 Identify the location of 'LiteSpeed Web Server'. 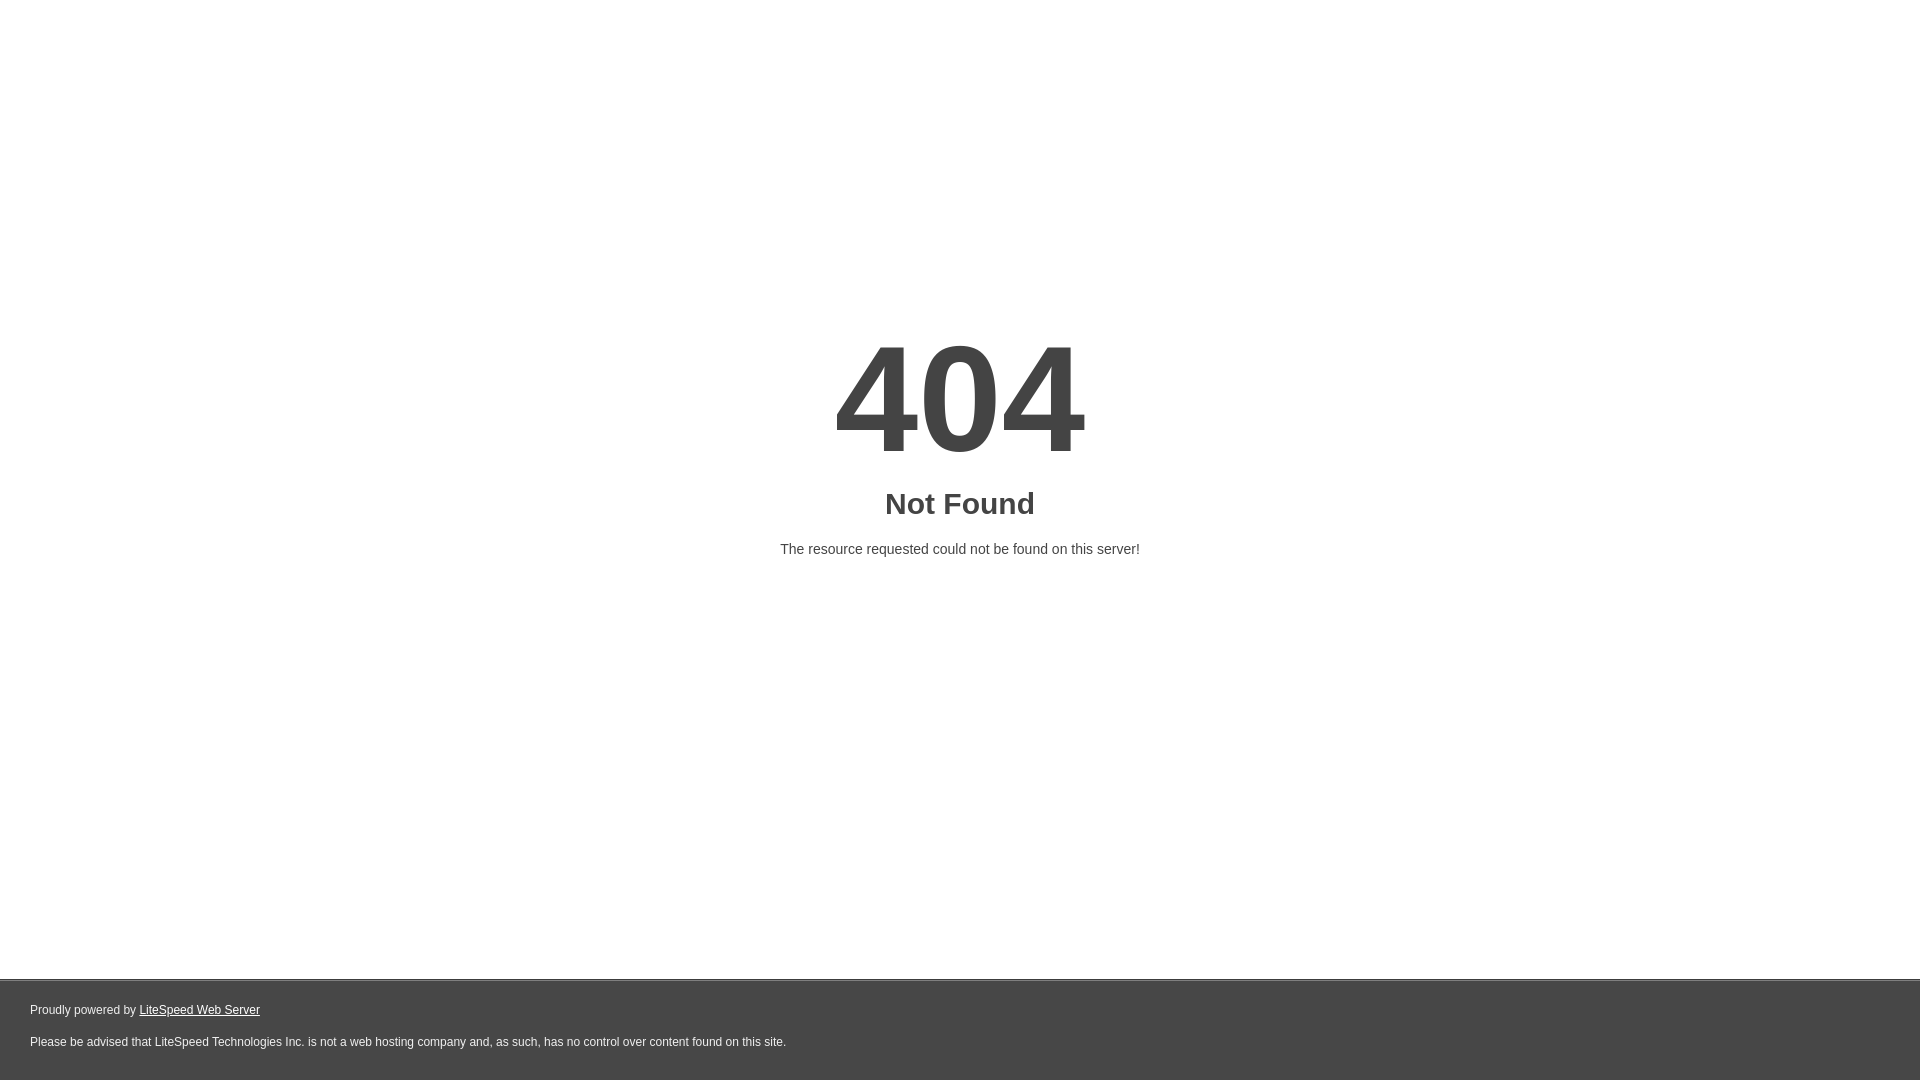
(199, 1010).